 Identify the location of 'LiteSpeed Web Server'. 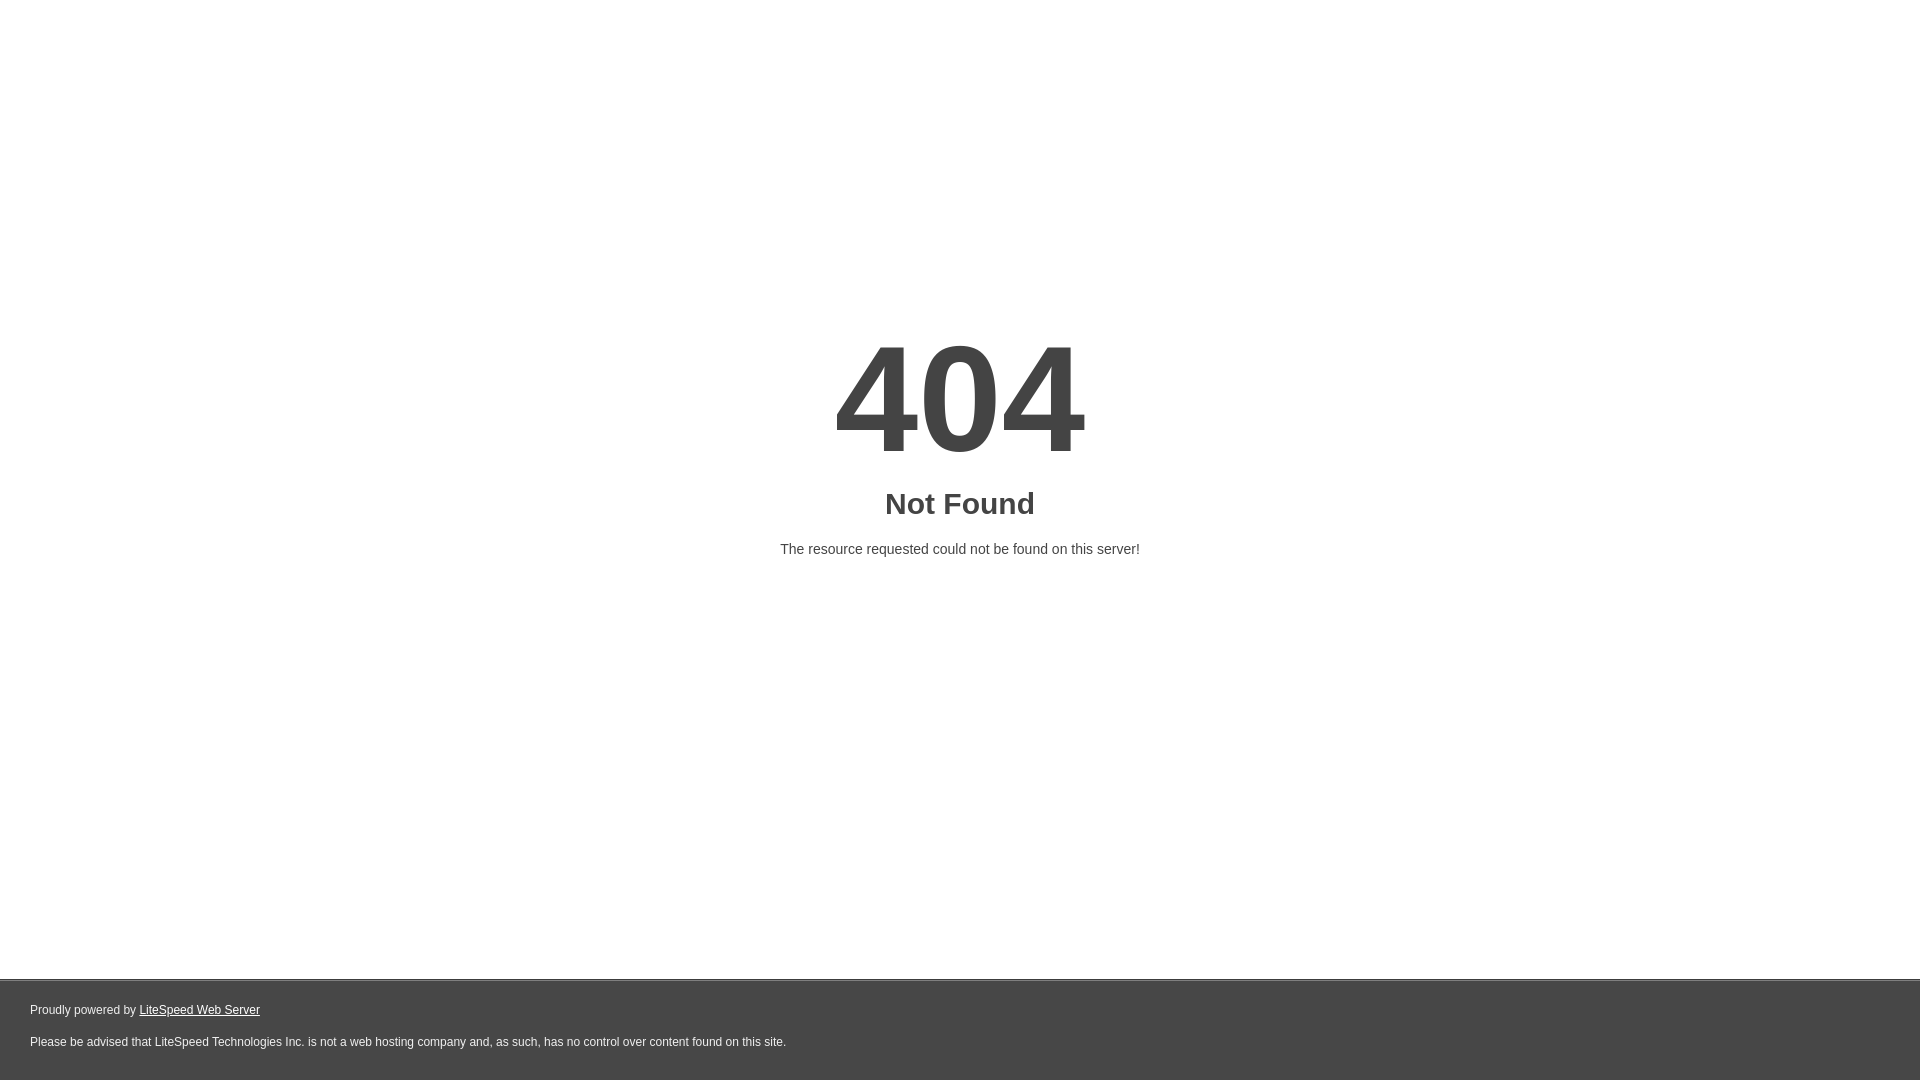
(199, 1010).